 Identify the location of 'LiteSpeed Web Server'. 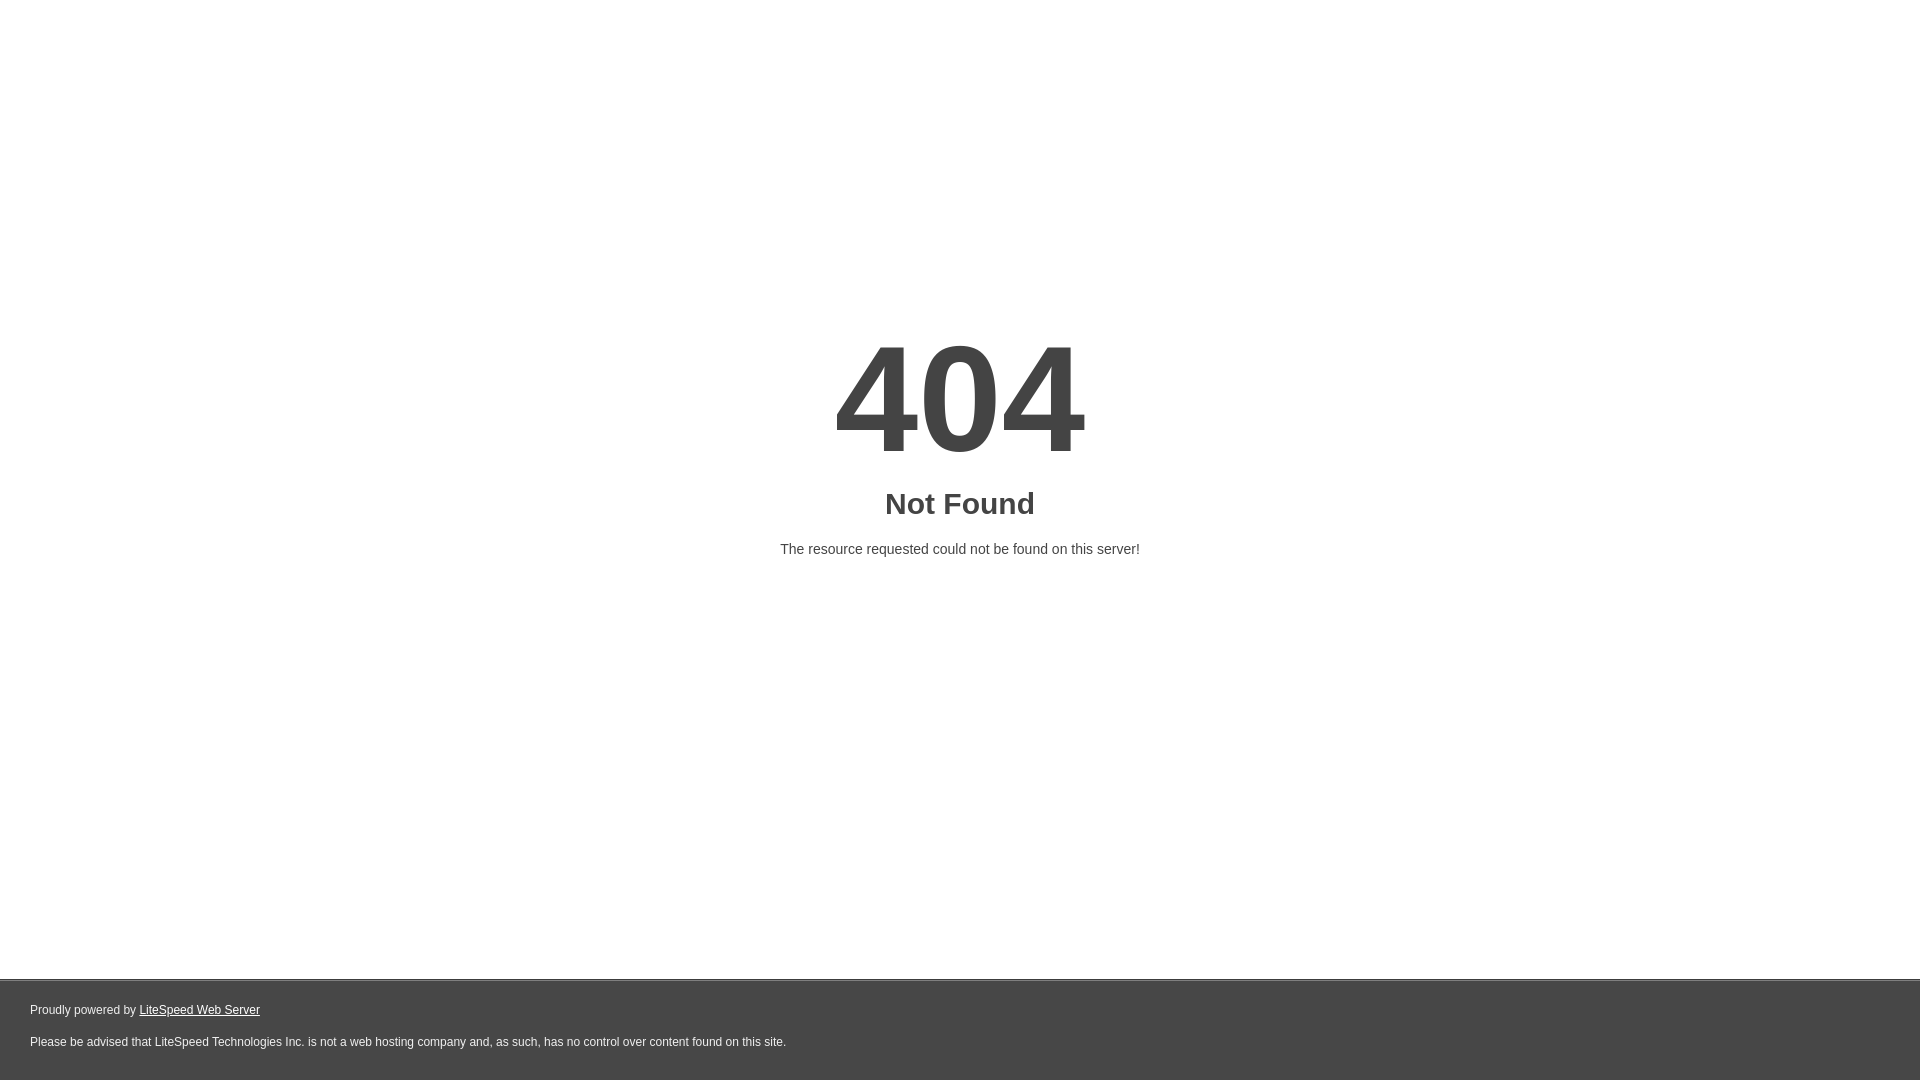
(199, 1010).